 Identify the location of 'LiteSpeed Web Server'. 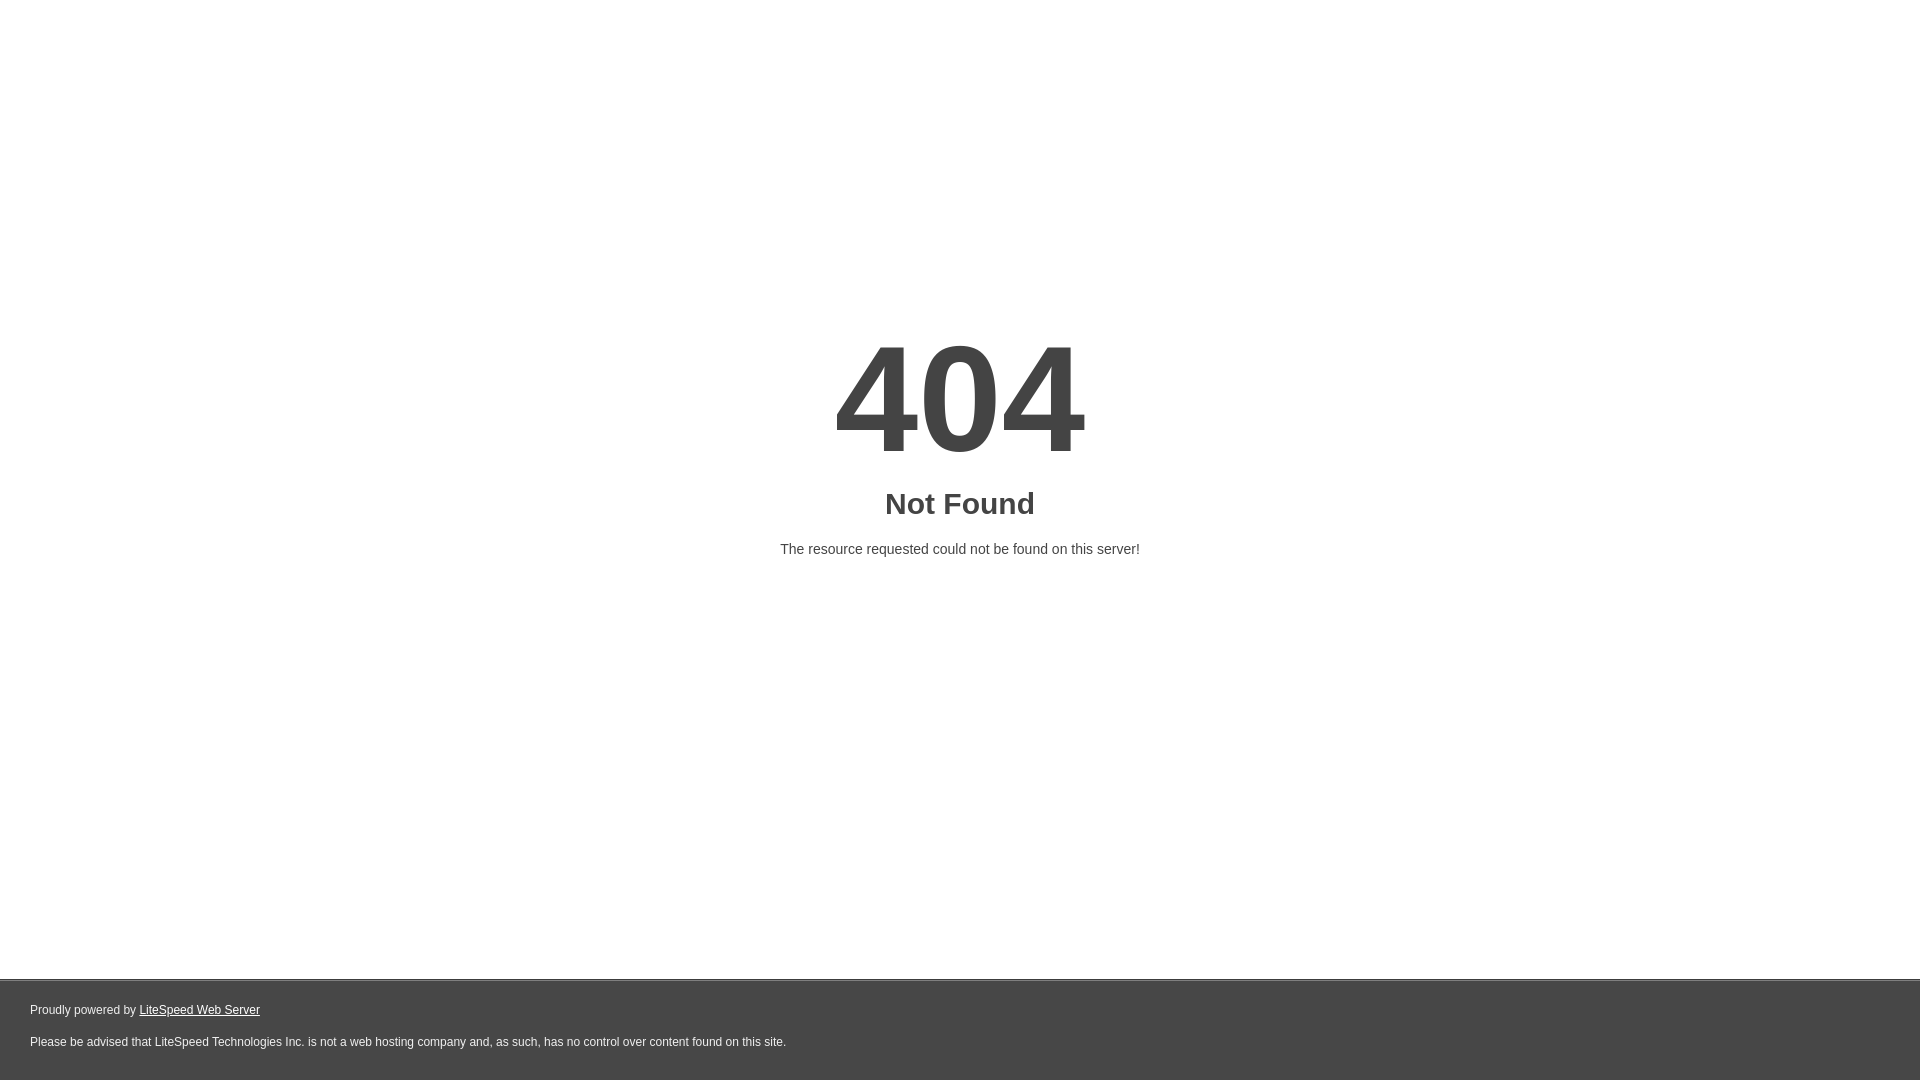
(199, 1010).